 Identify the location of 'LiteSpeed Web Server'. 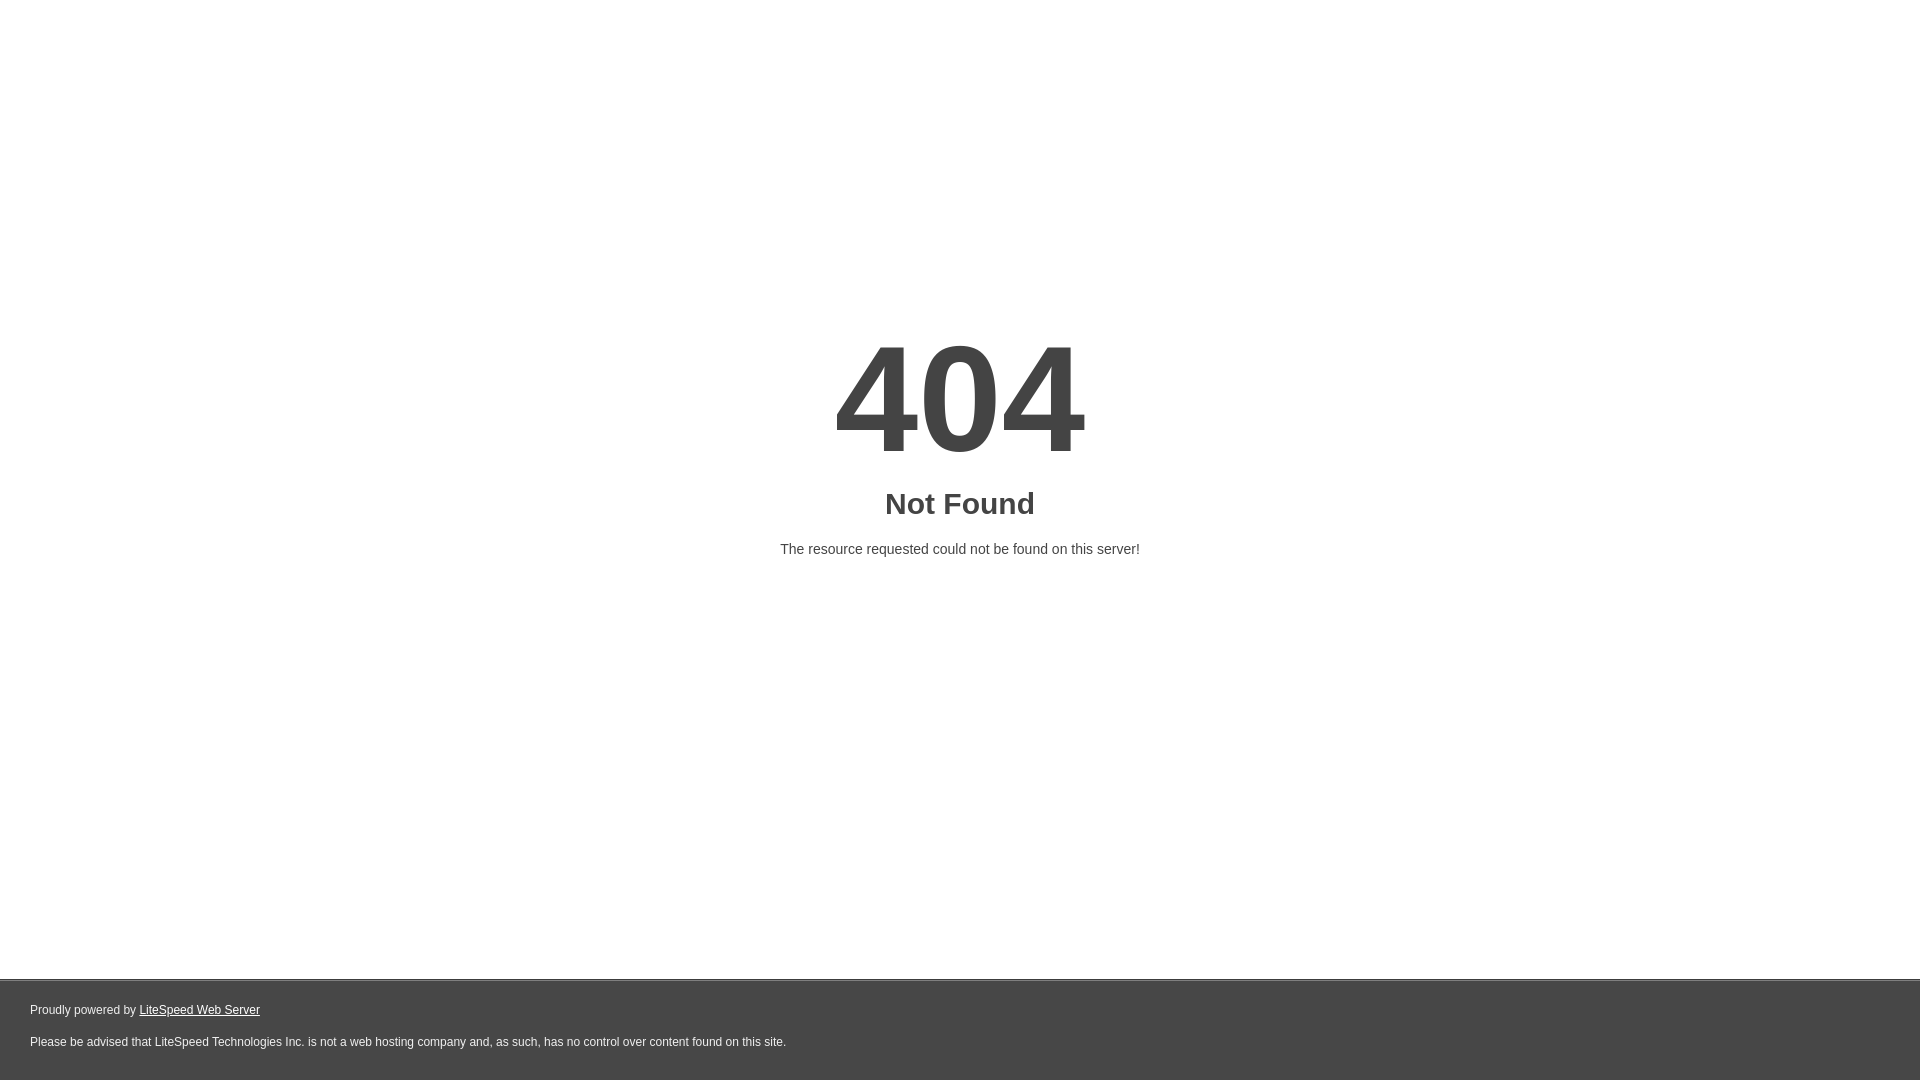
(199, 1010).